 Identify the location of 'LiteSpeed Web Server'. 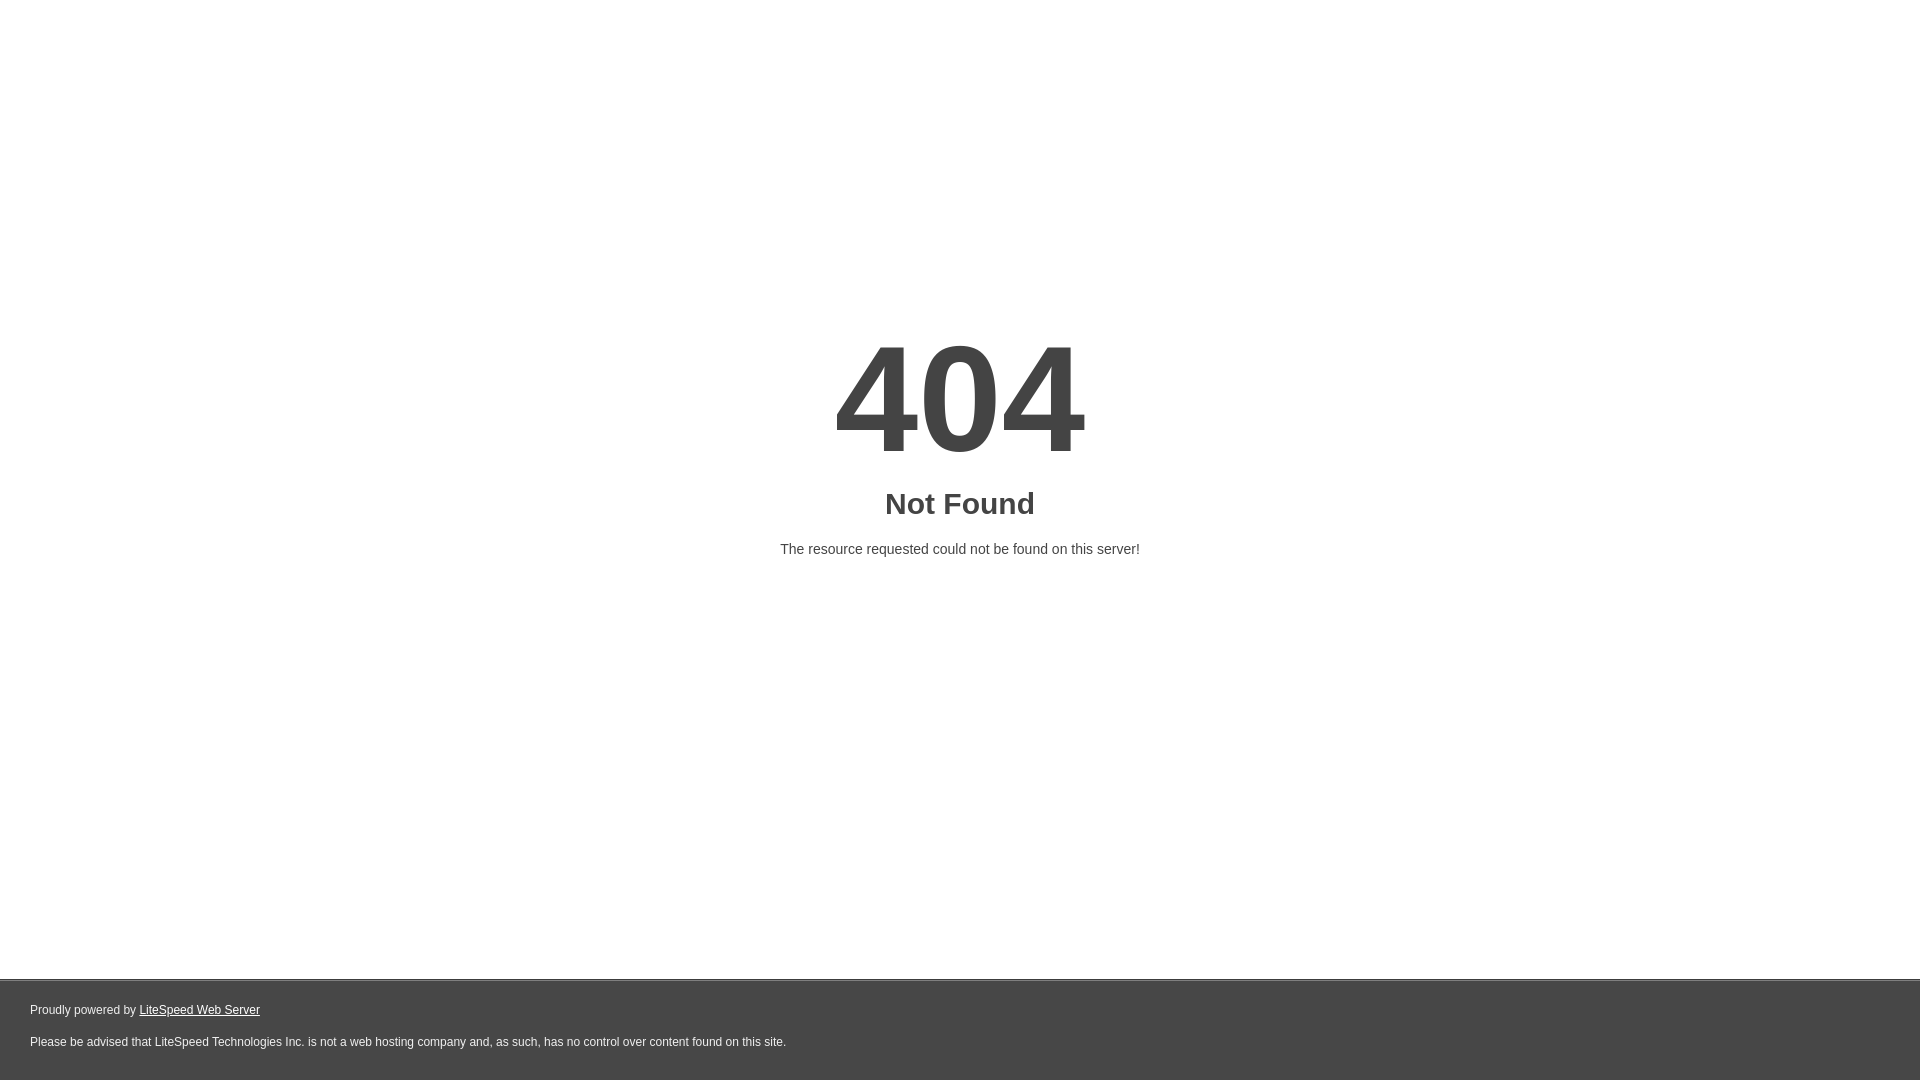
(199, 1010).